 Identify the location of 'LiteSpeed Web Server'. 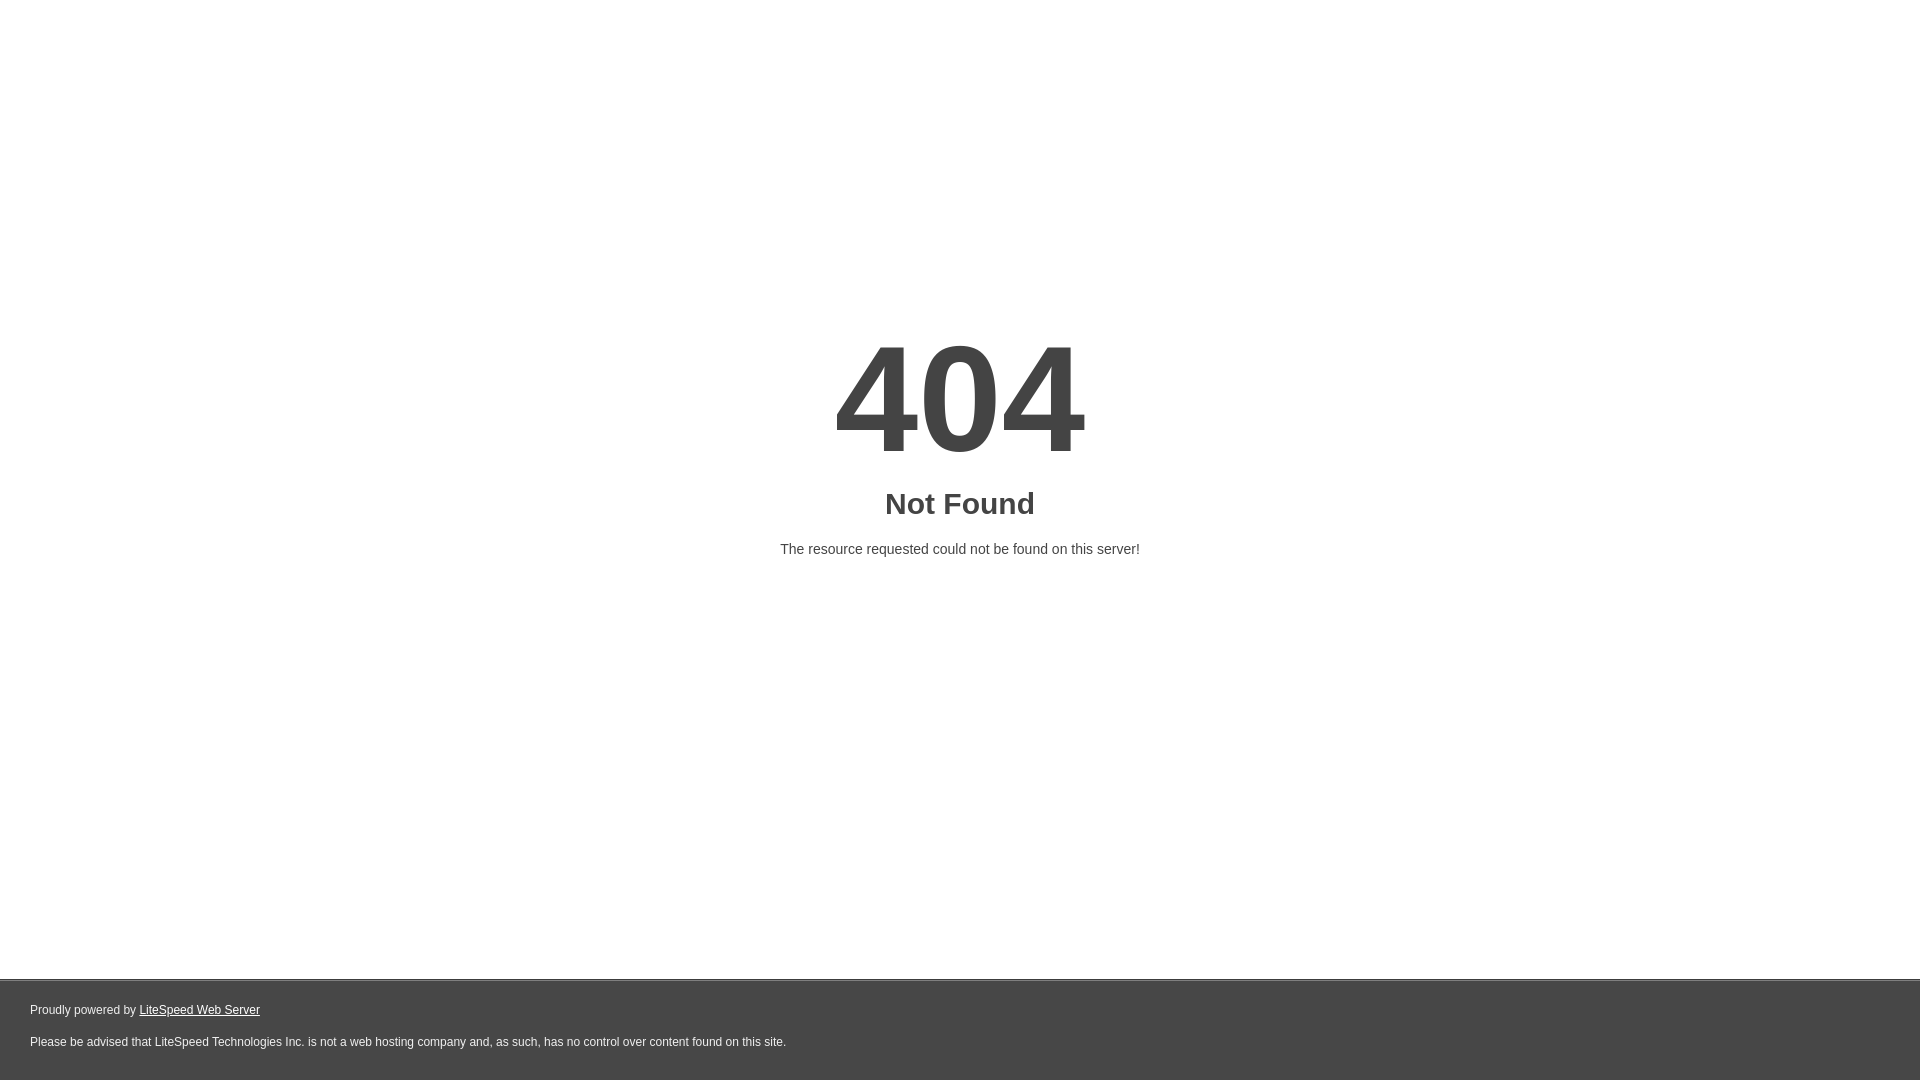
(199, 1010).